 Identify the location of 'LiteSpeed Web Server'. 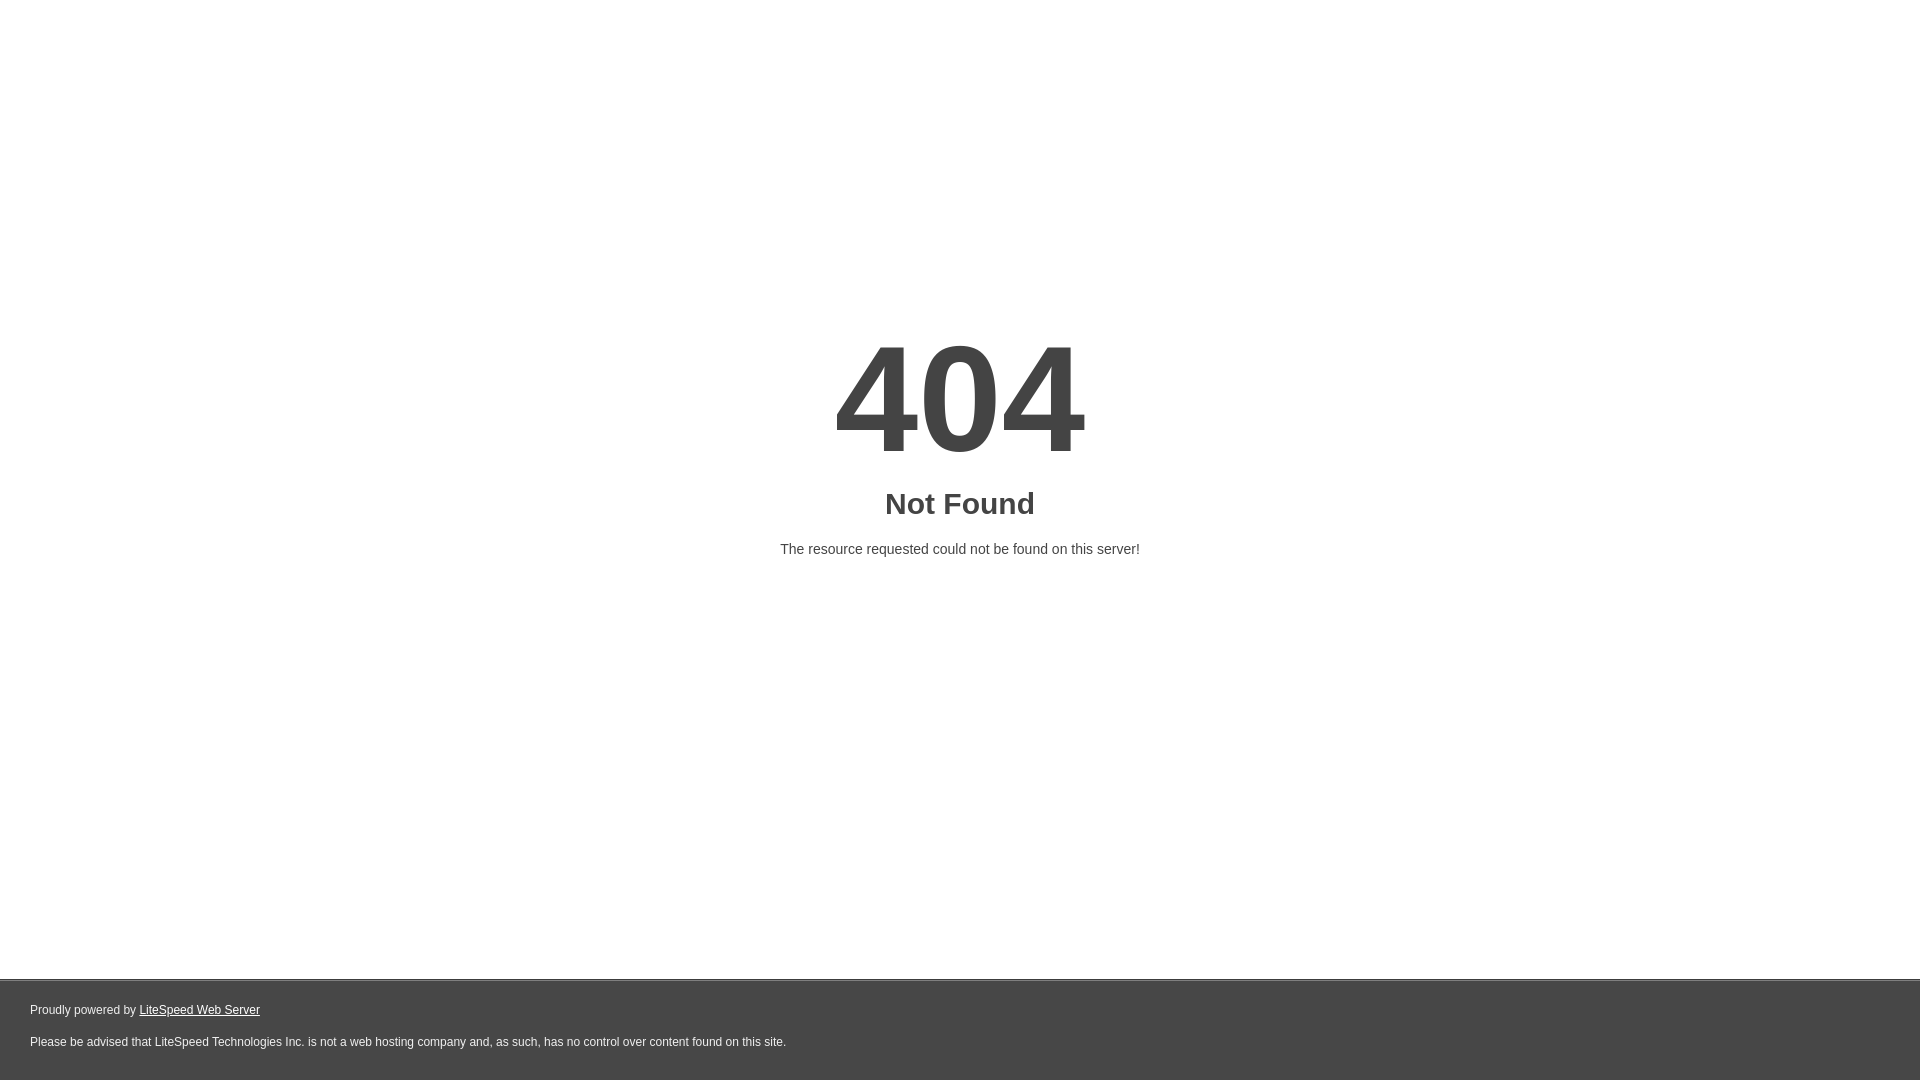
(199, 1010).